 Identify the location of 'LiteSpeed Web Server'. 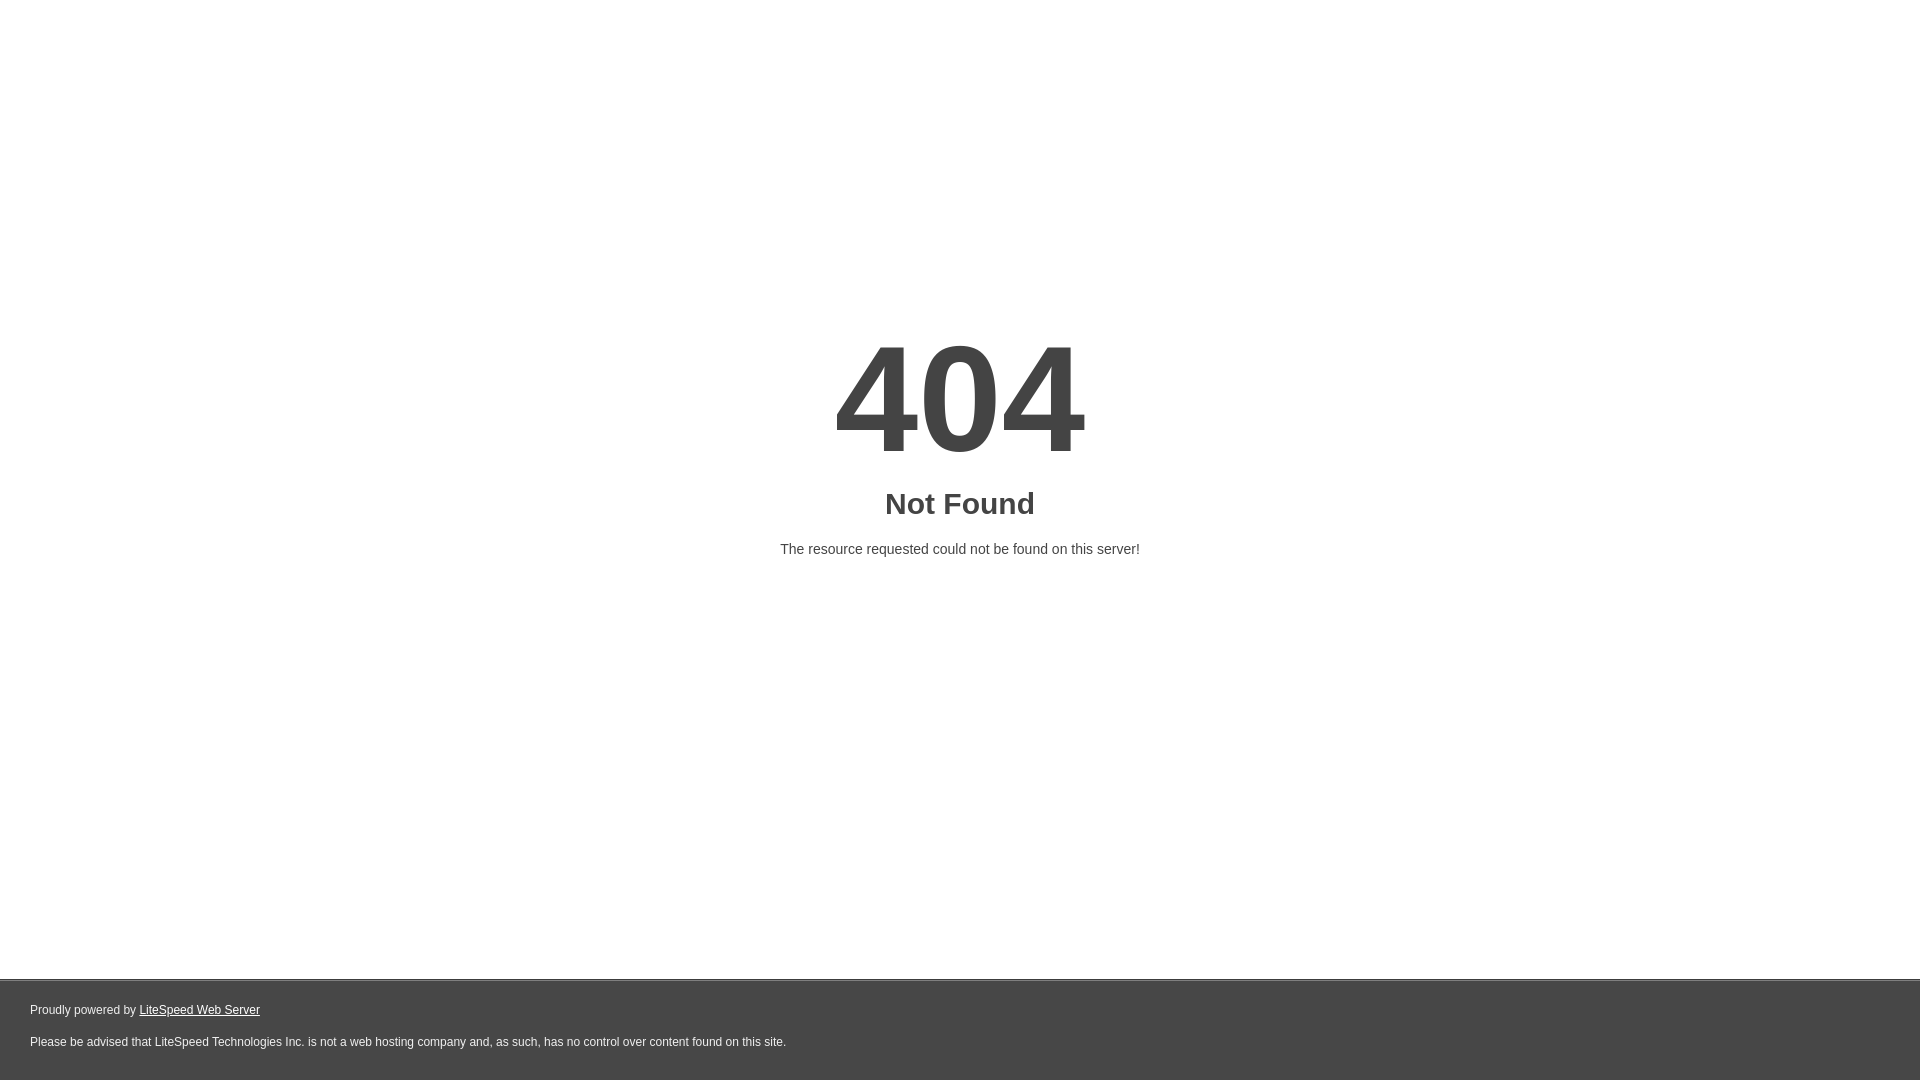
(199, 1010).